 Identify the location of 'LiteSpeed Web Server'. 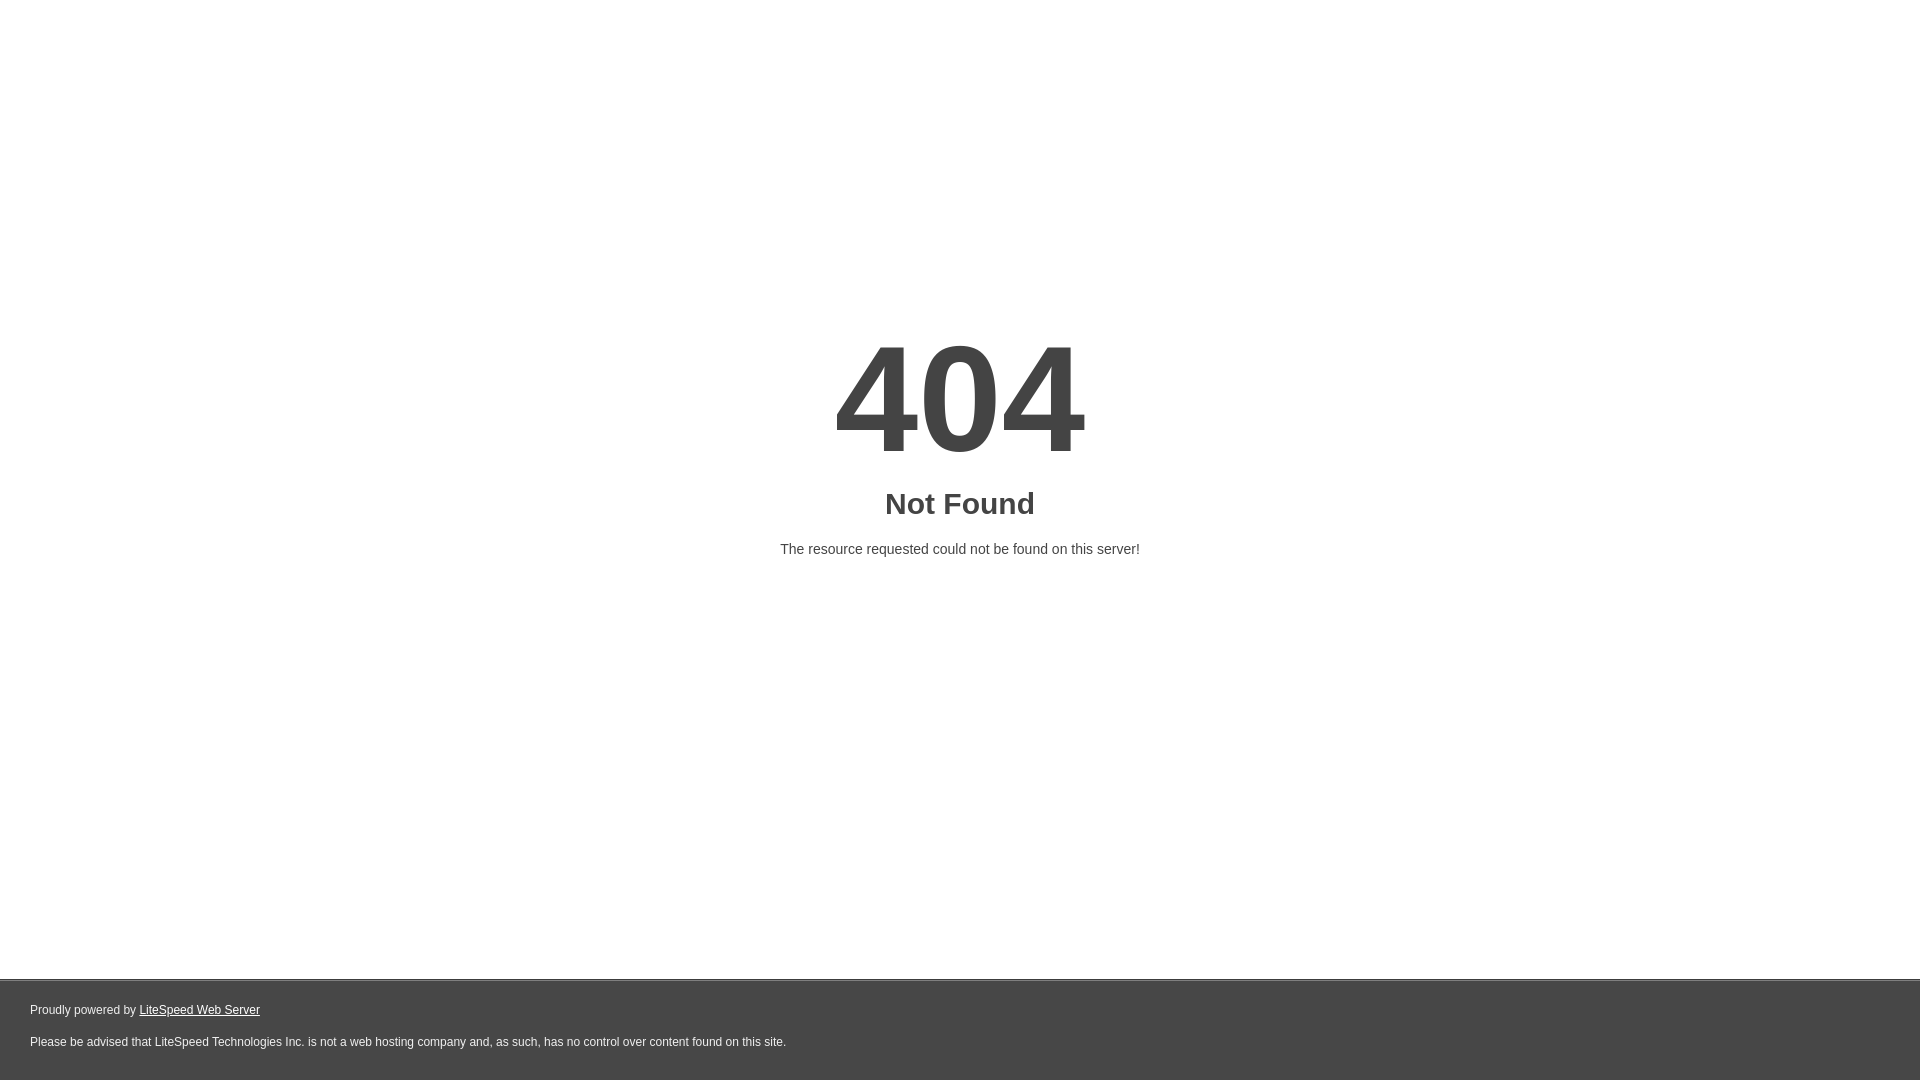
(199, 1010).